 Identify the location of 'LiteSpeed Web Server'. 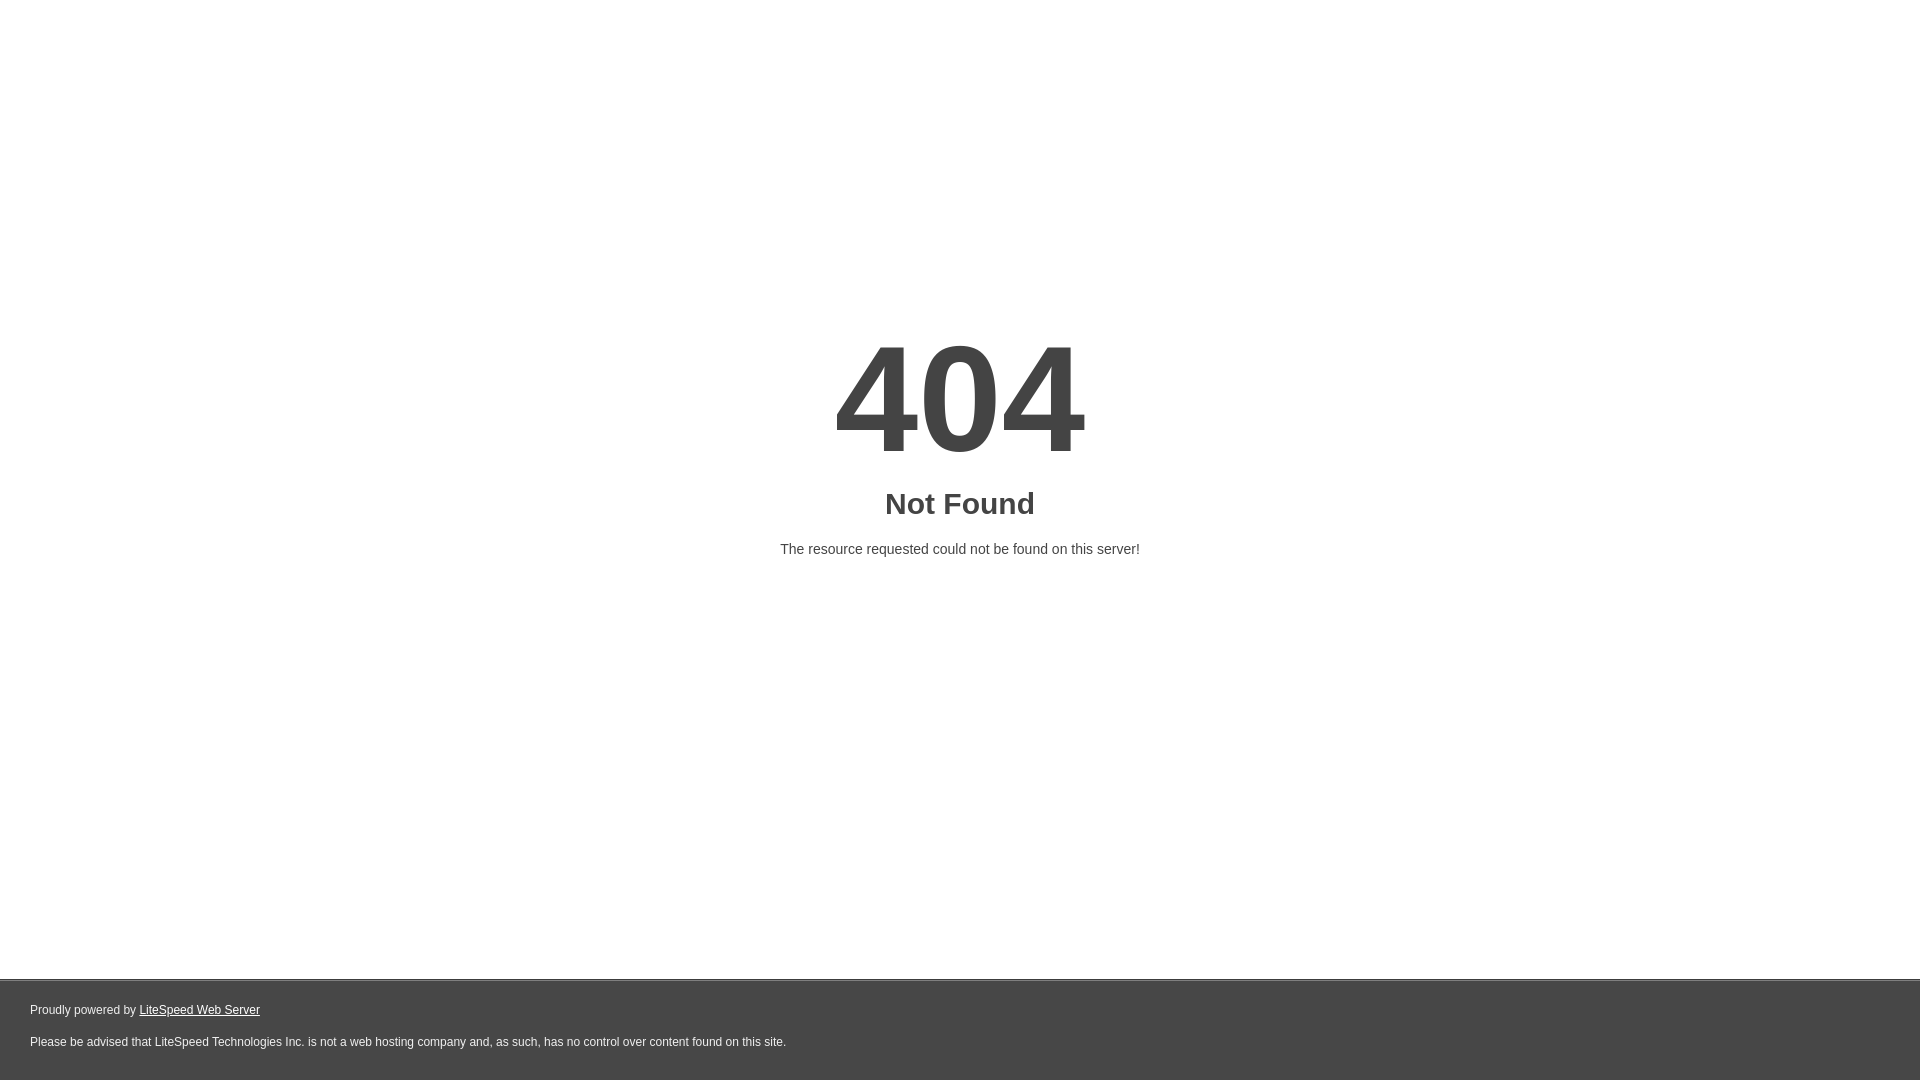
(199, 1010).